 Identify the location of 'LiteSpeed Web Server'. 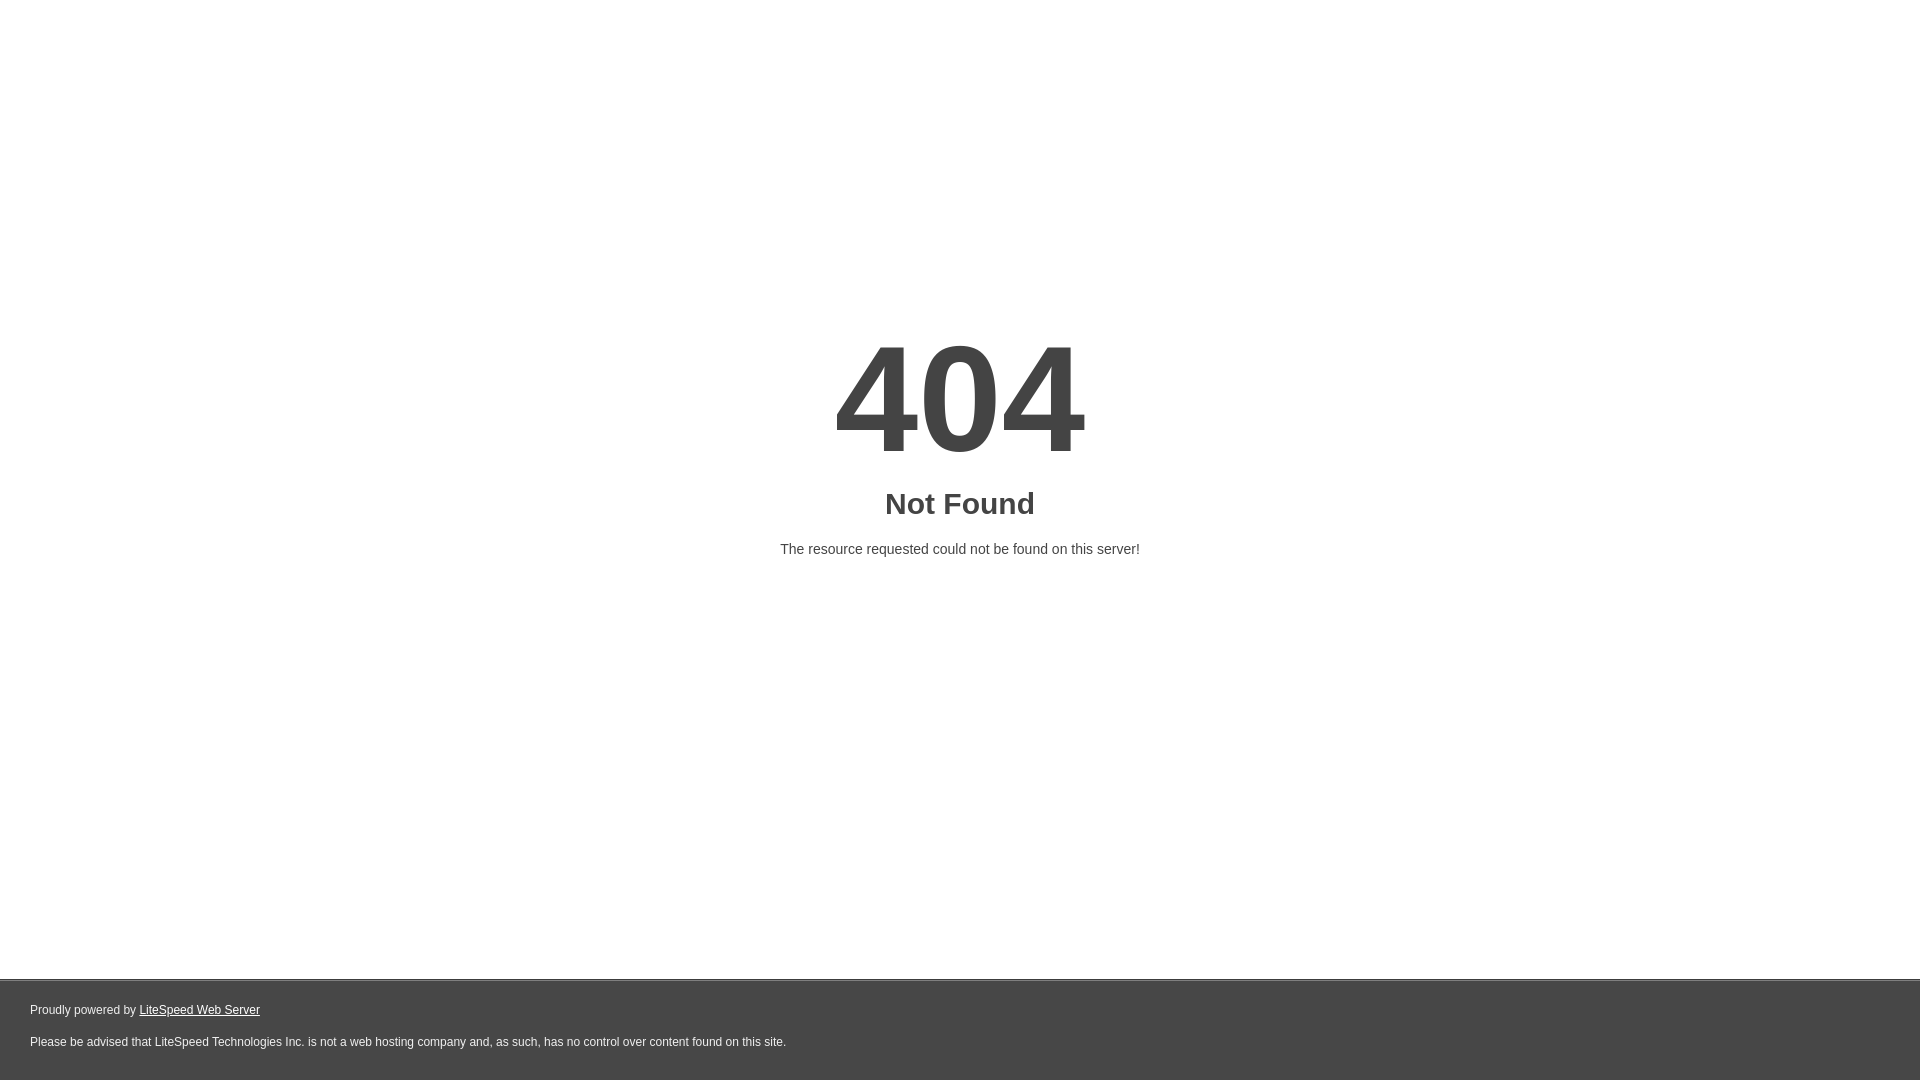
(199, 1010).